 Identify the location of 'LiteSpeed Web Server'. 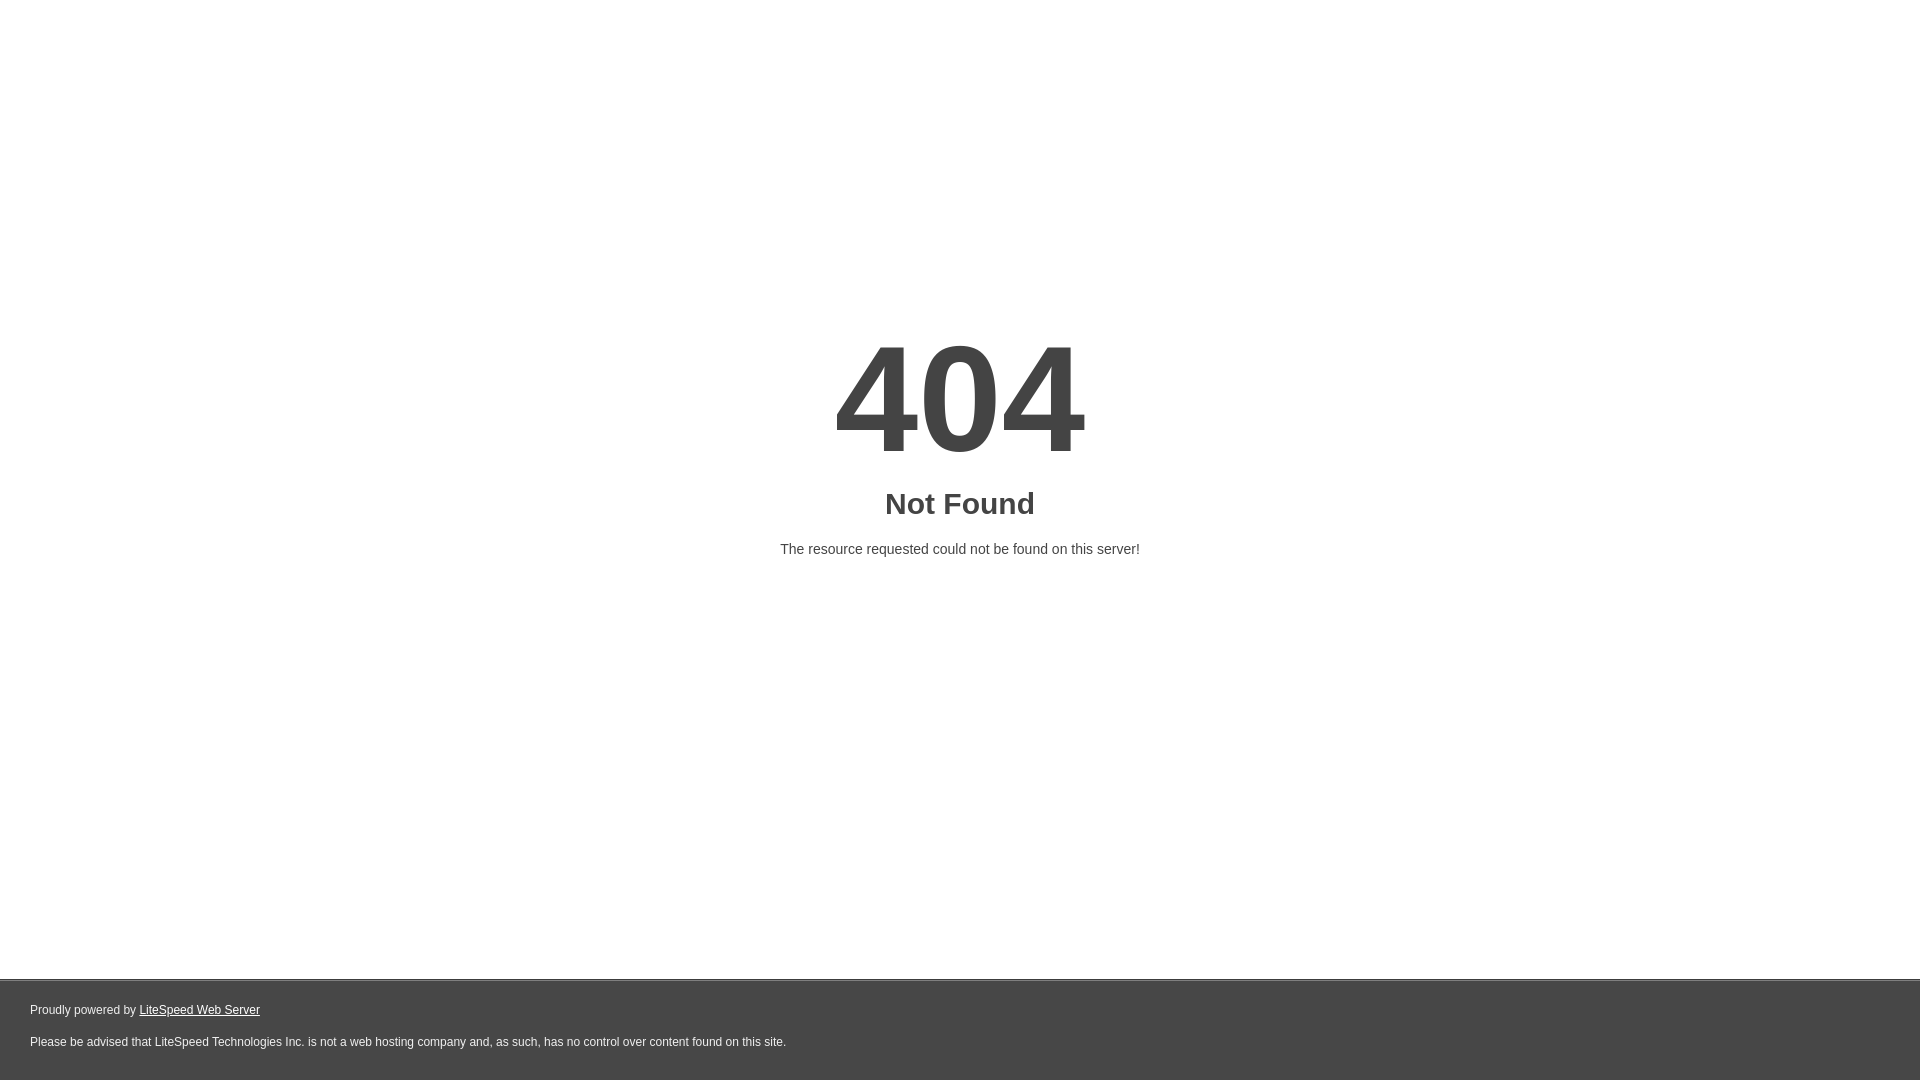
(199, 1010).